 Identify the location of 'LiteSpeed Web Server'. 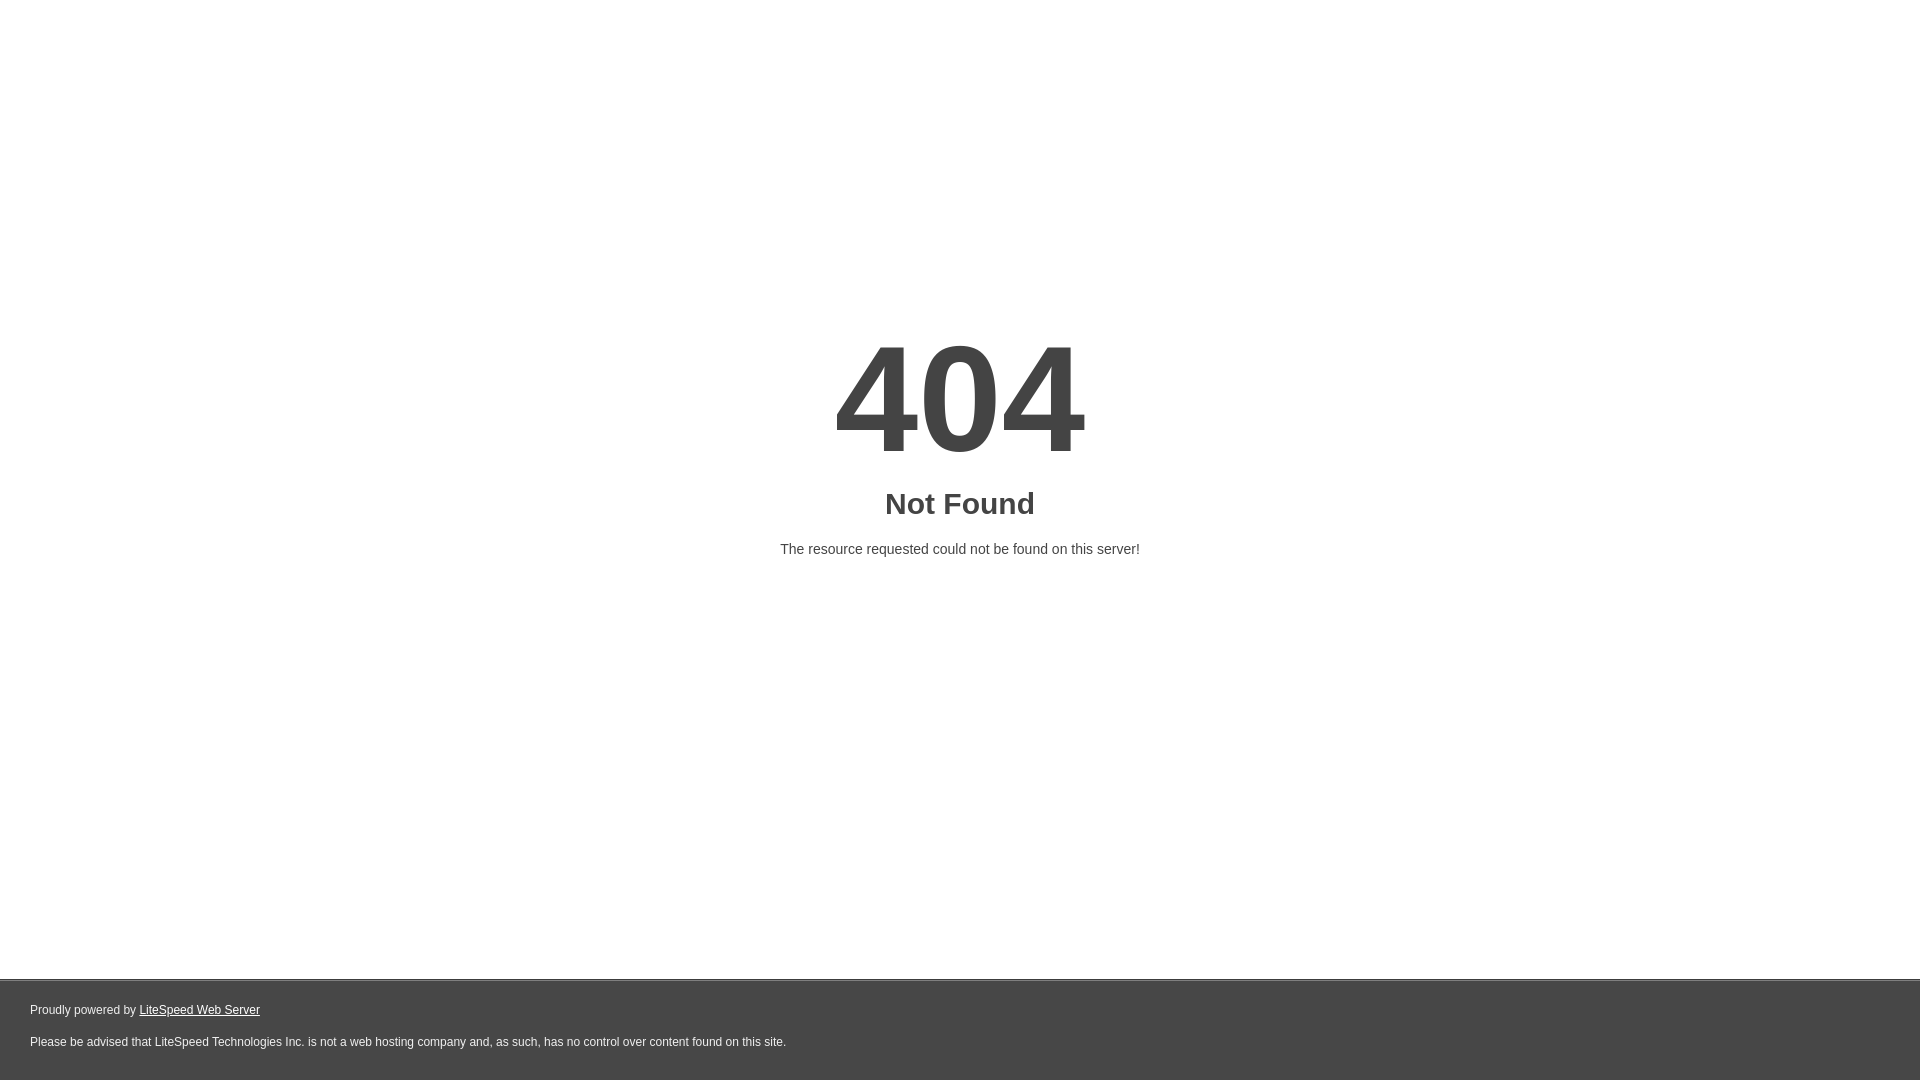
(199, 1010).